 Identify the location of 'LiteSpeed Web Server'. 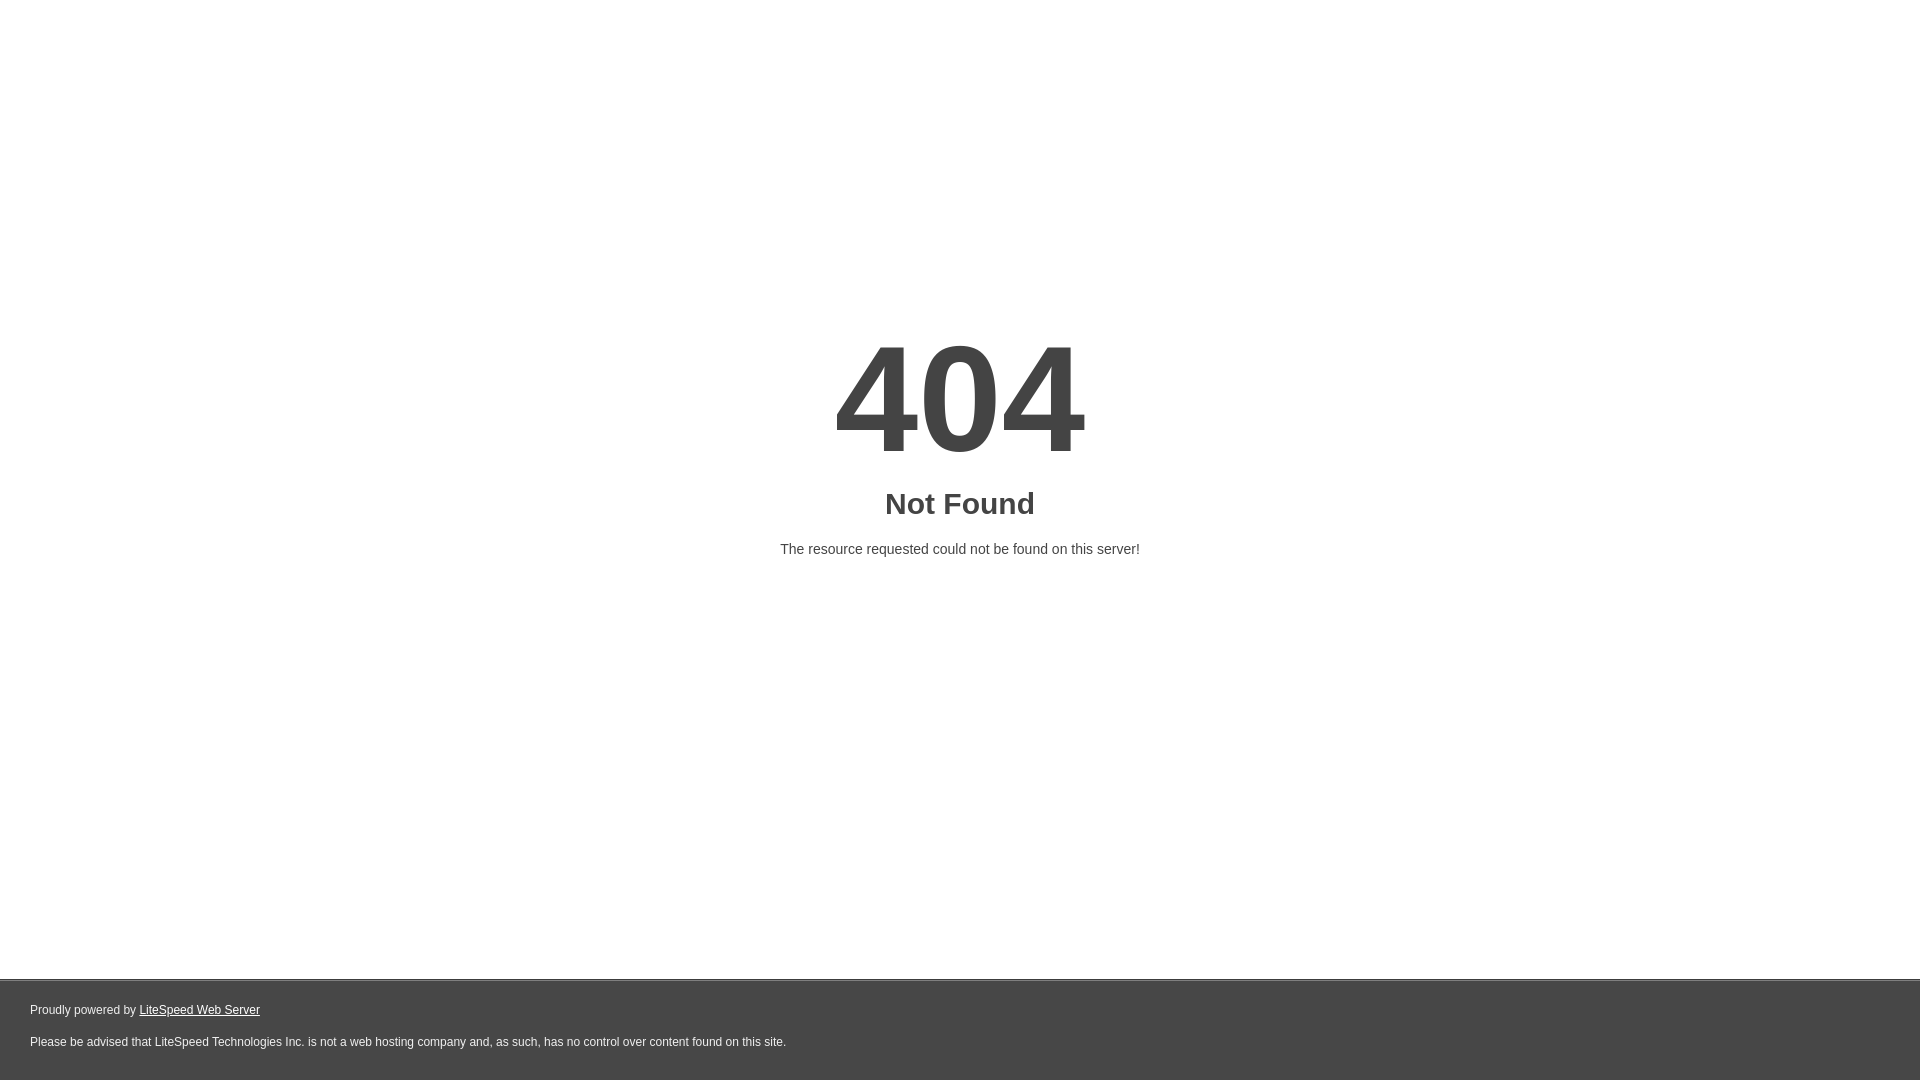
(199, 1010).